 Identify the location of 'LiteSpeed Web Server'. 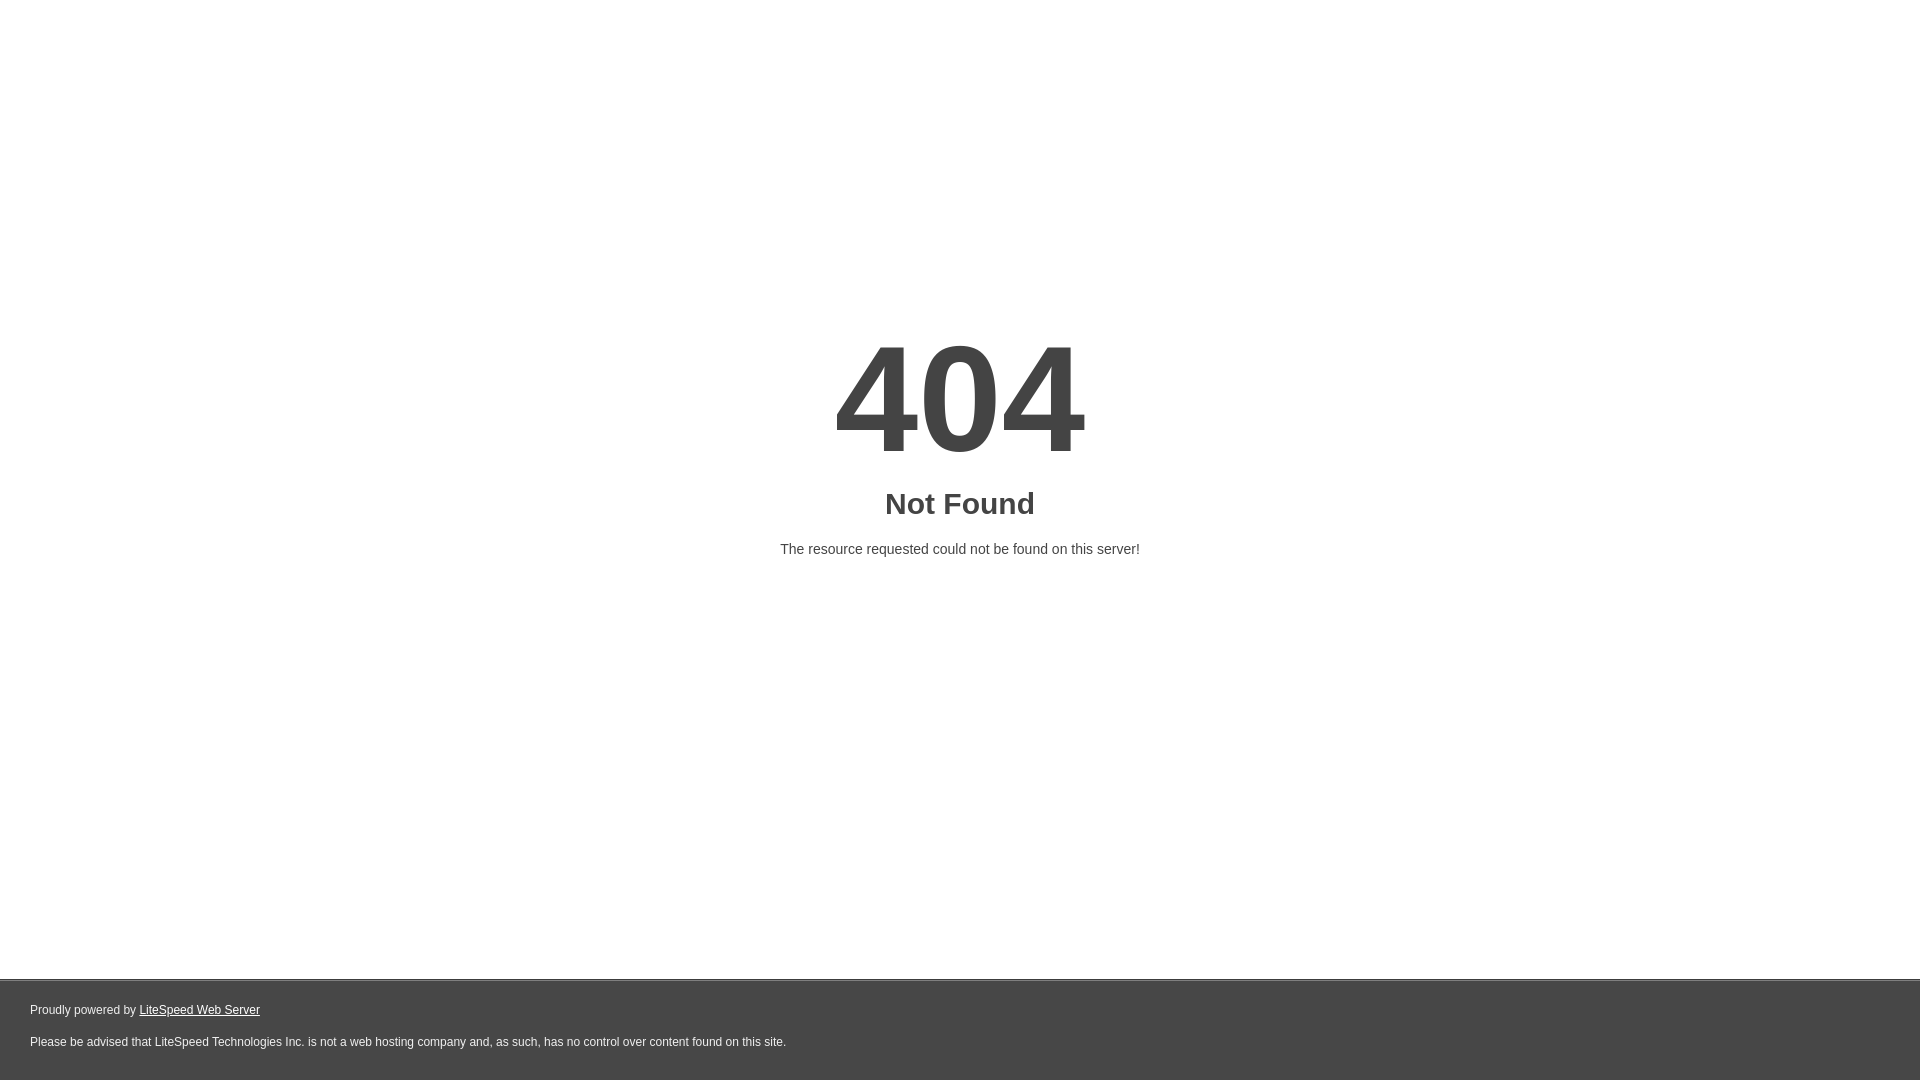
(199, 1010).